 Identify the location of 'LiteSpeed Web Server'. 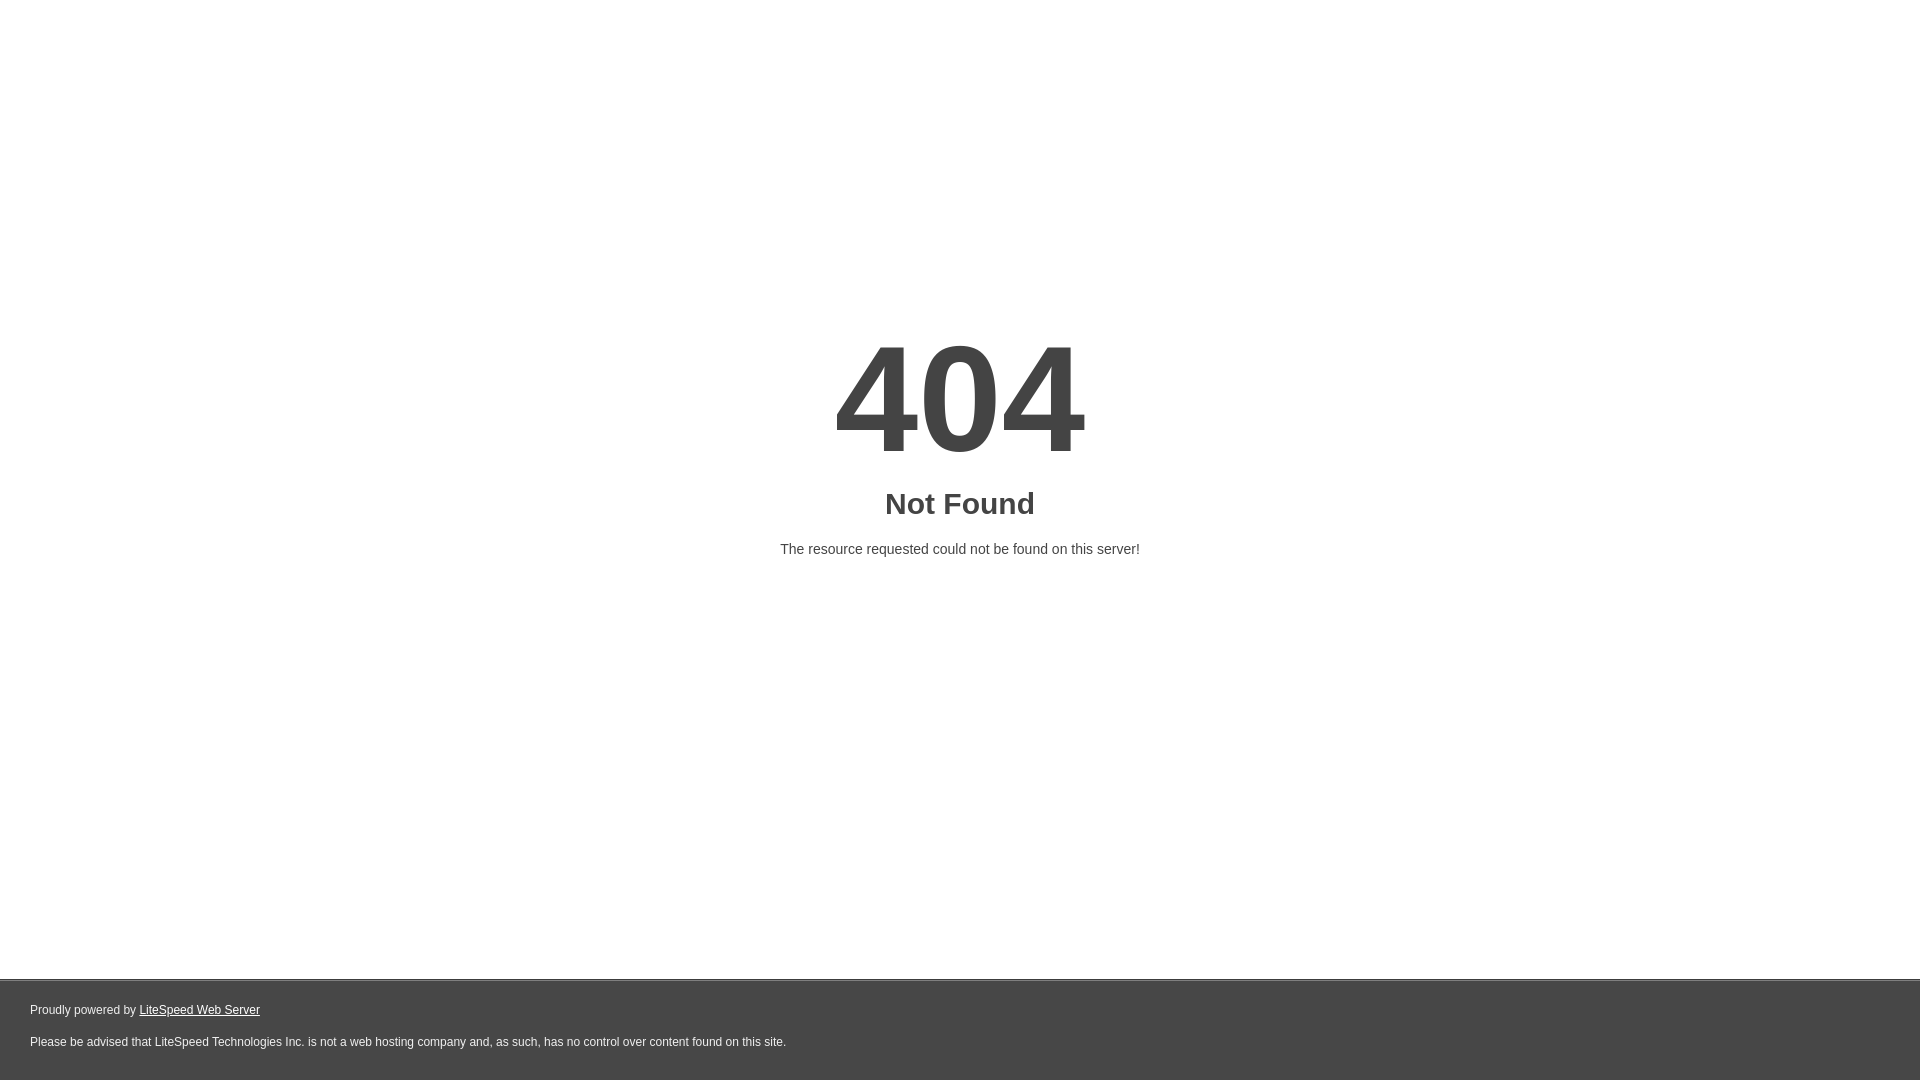
(199, 1010).